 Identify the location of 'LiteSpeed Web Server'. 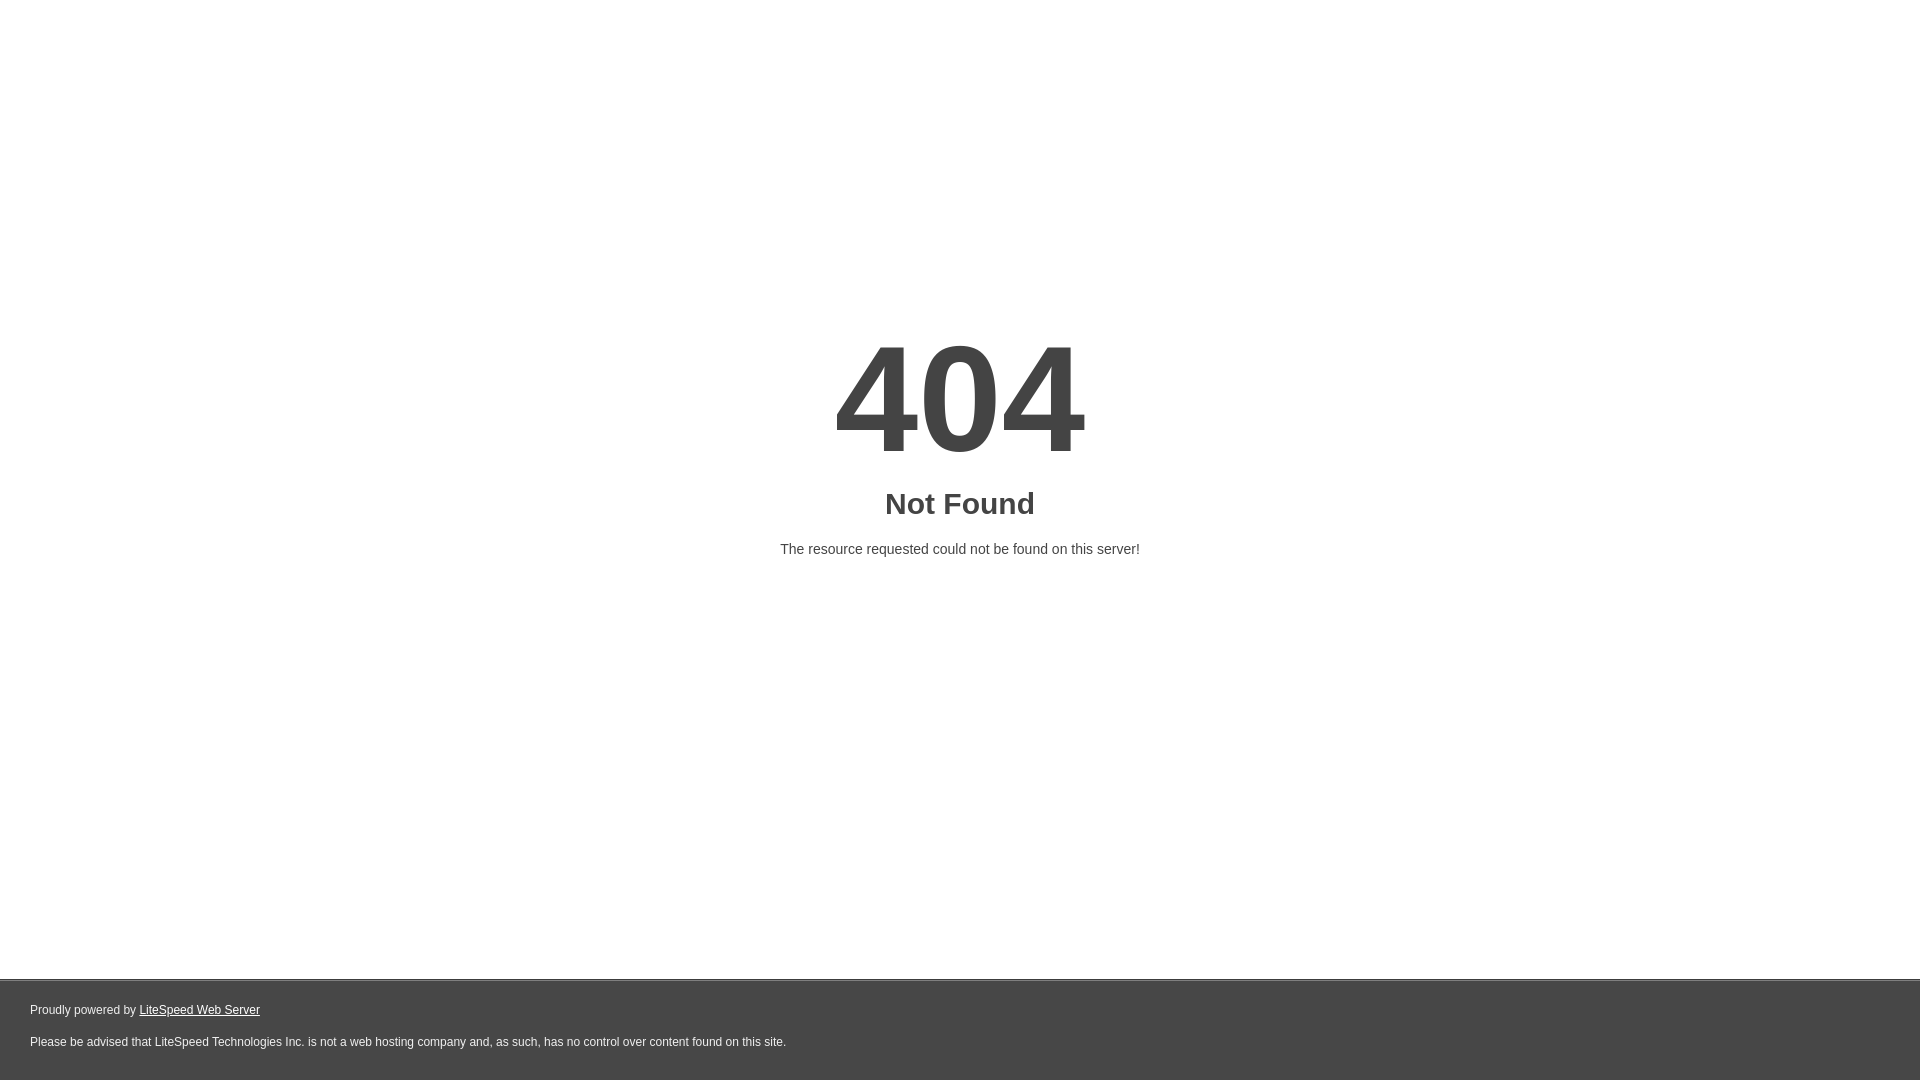
(199, 1010).